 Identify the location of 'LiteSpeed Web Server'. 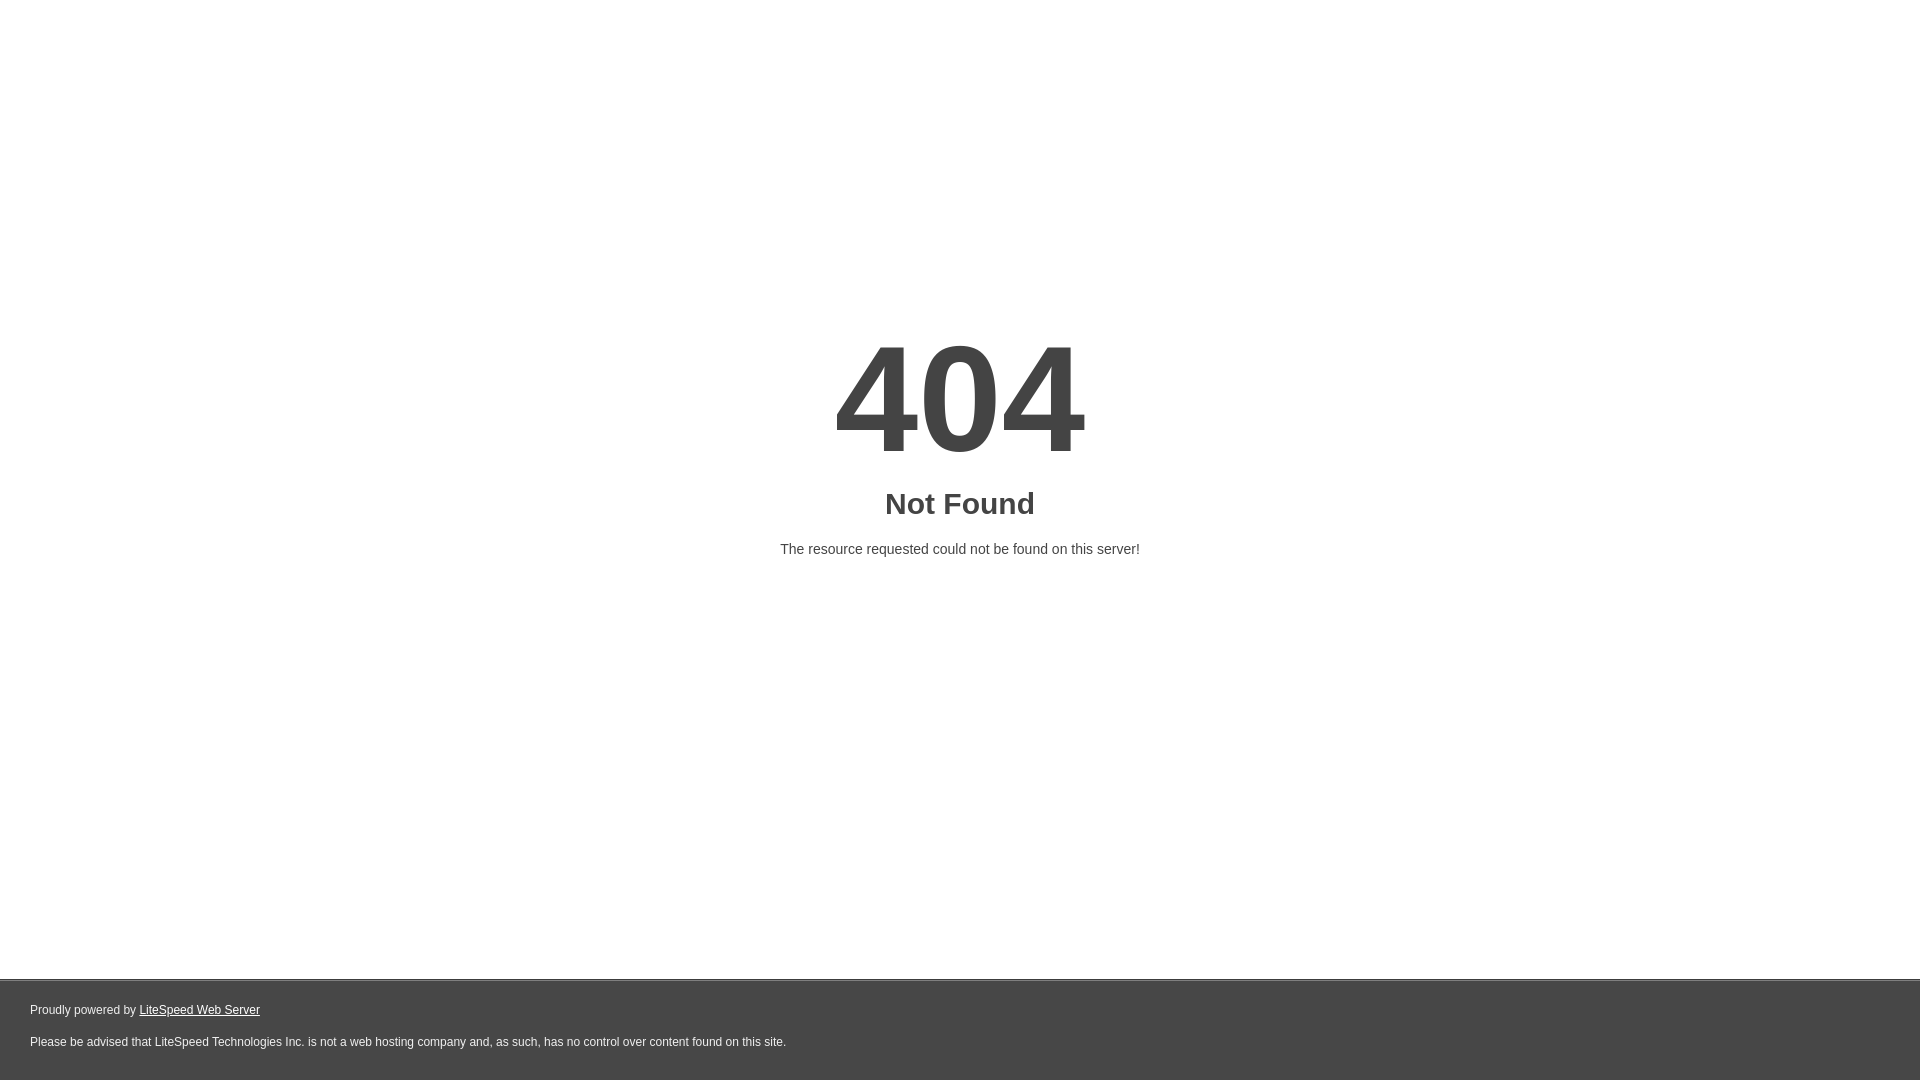
(199, 1010).